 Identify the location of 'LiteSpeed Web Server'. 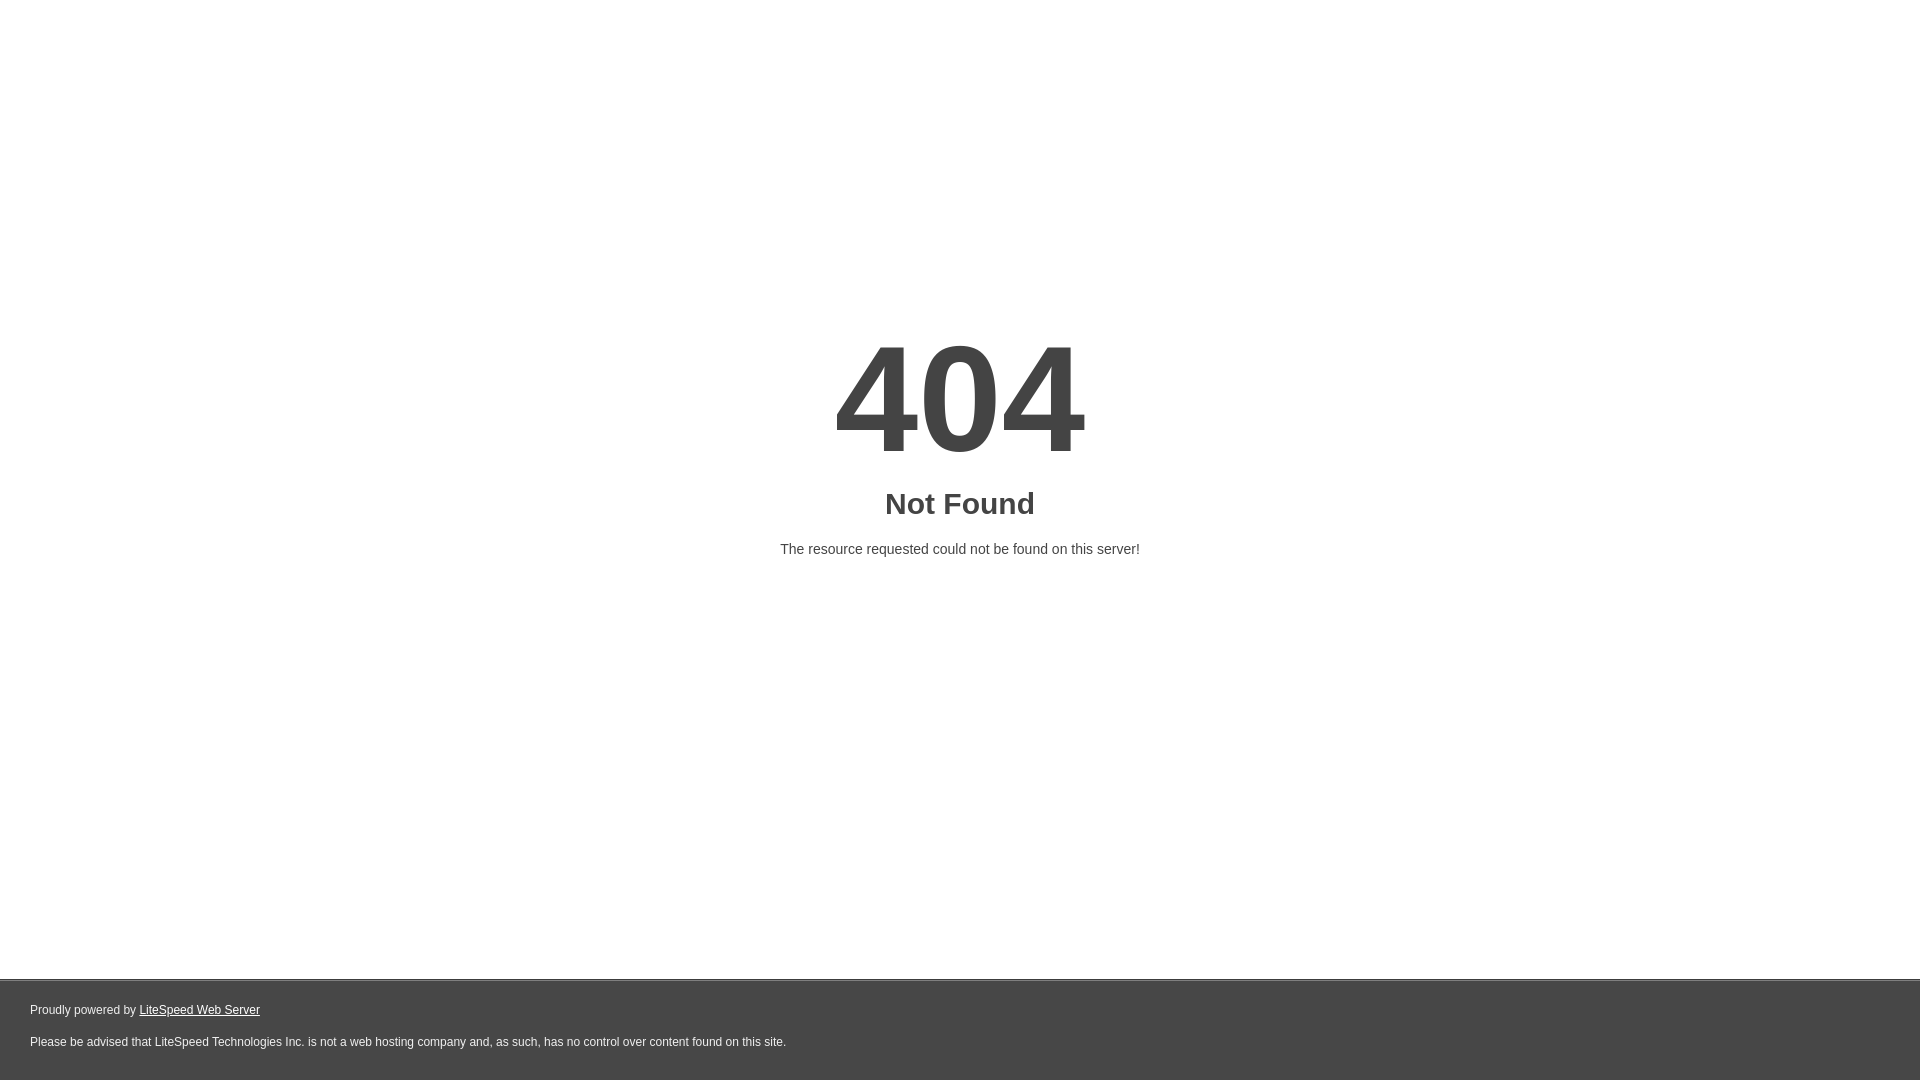
(199, 1010).